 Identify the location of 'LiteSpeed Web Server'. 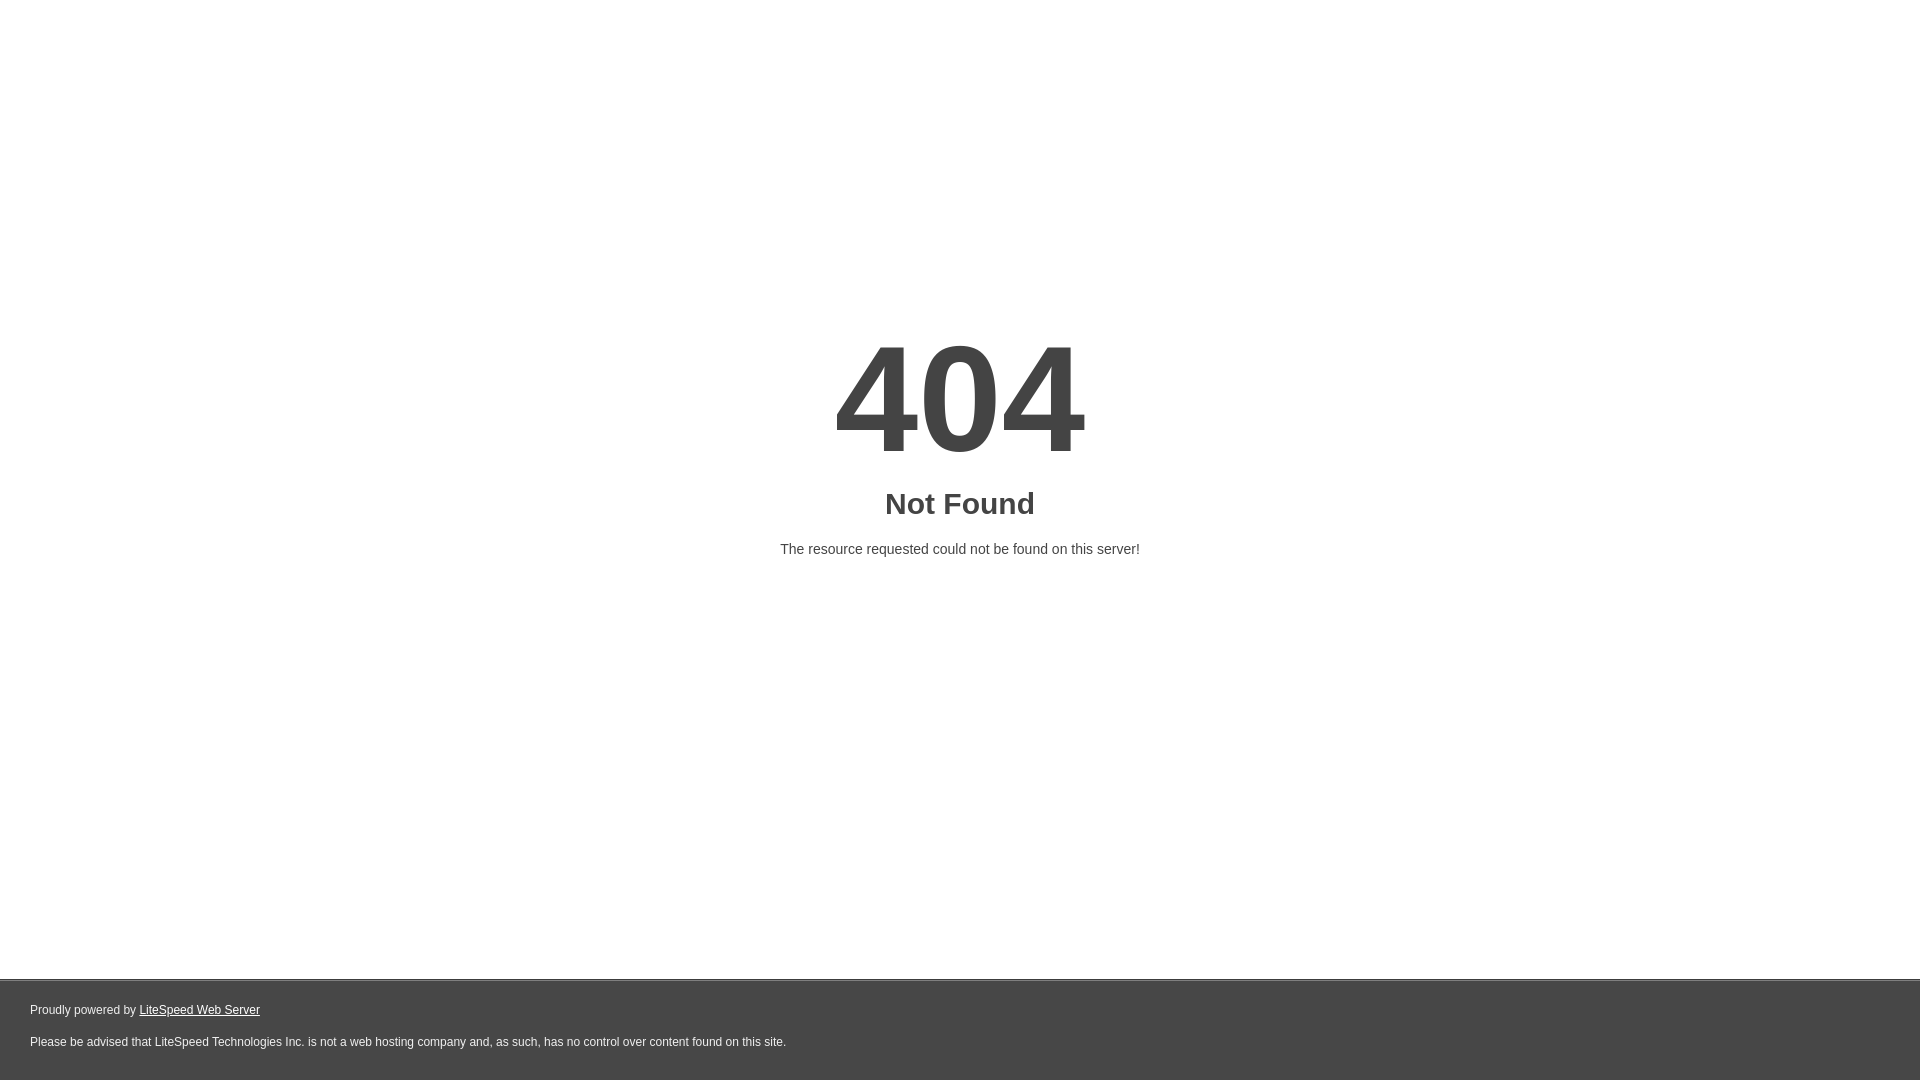
(199, 1010).